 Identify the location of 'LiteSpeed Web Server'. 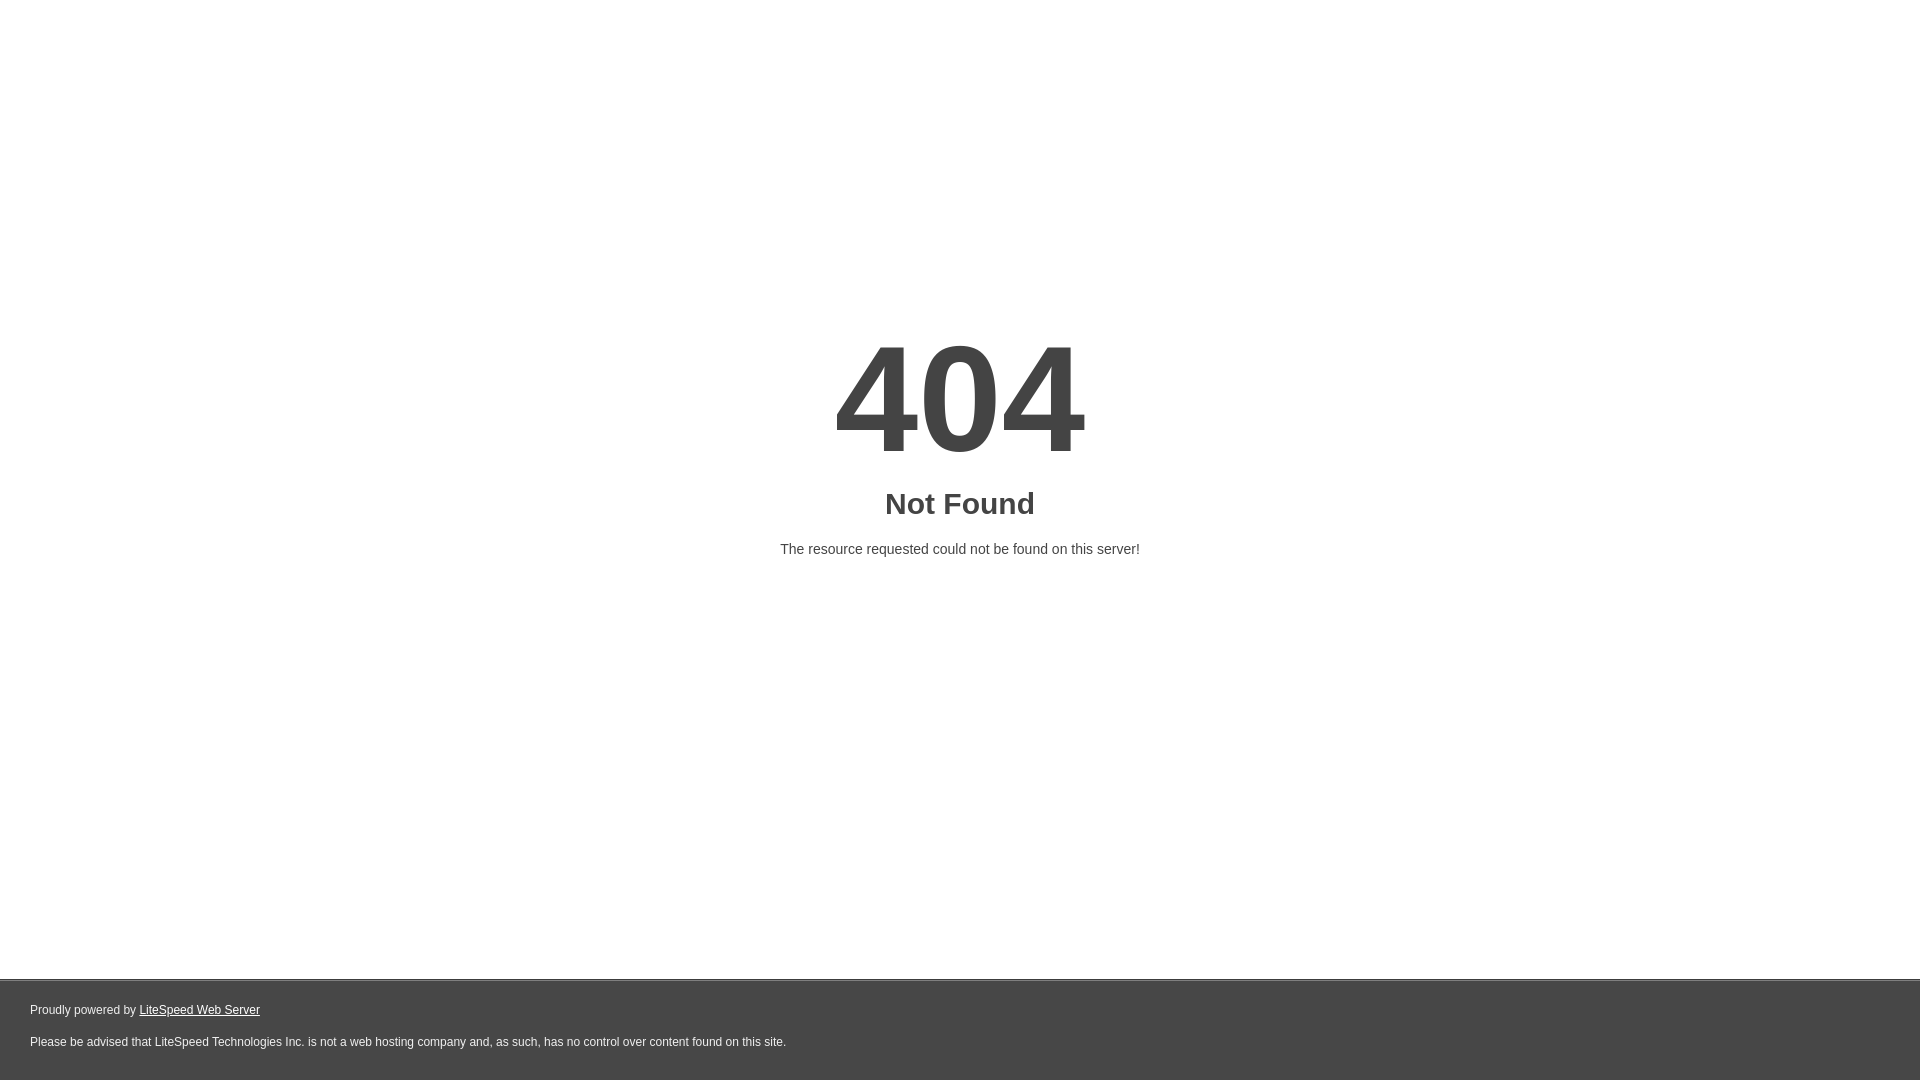
(199, 1010).